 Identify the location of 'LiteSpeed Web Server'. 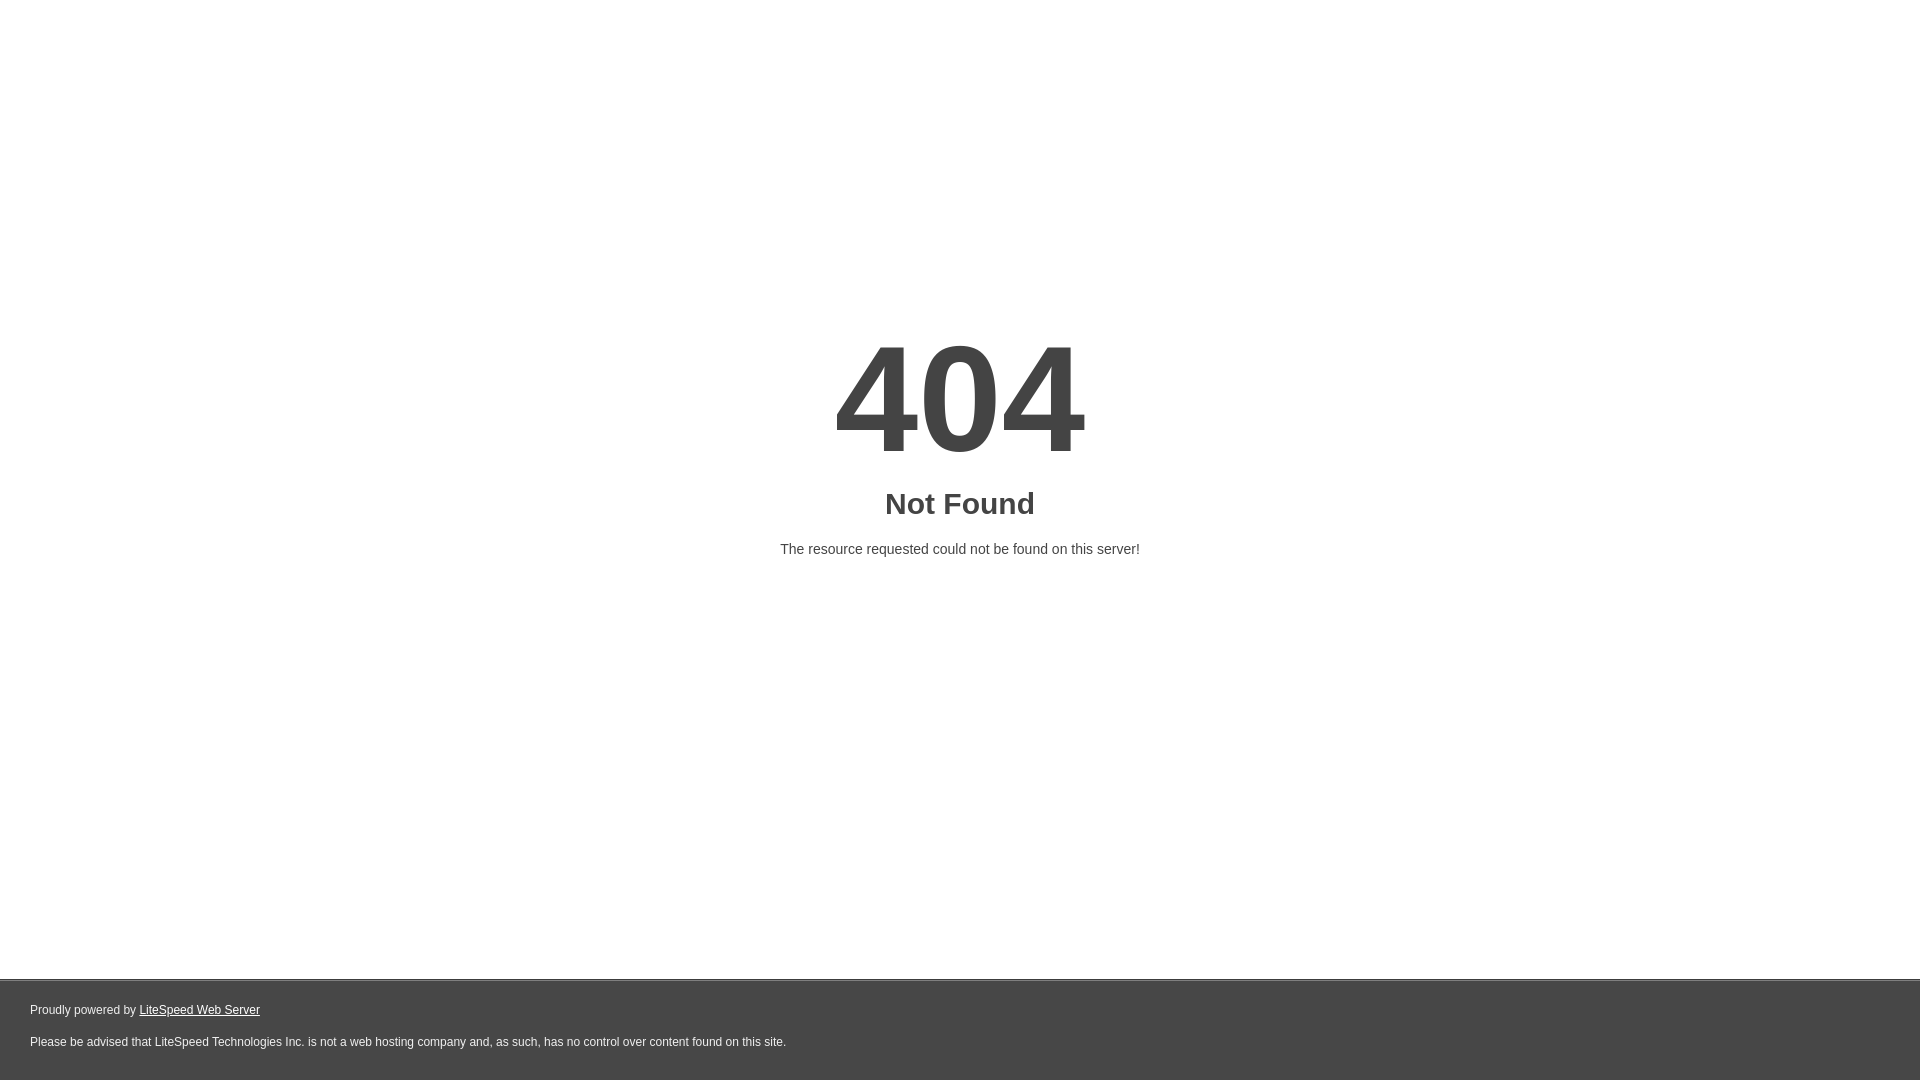
(199, 1010).